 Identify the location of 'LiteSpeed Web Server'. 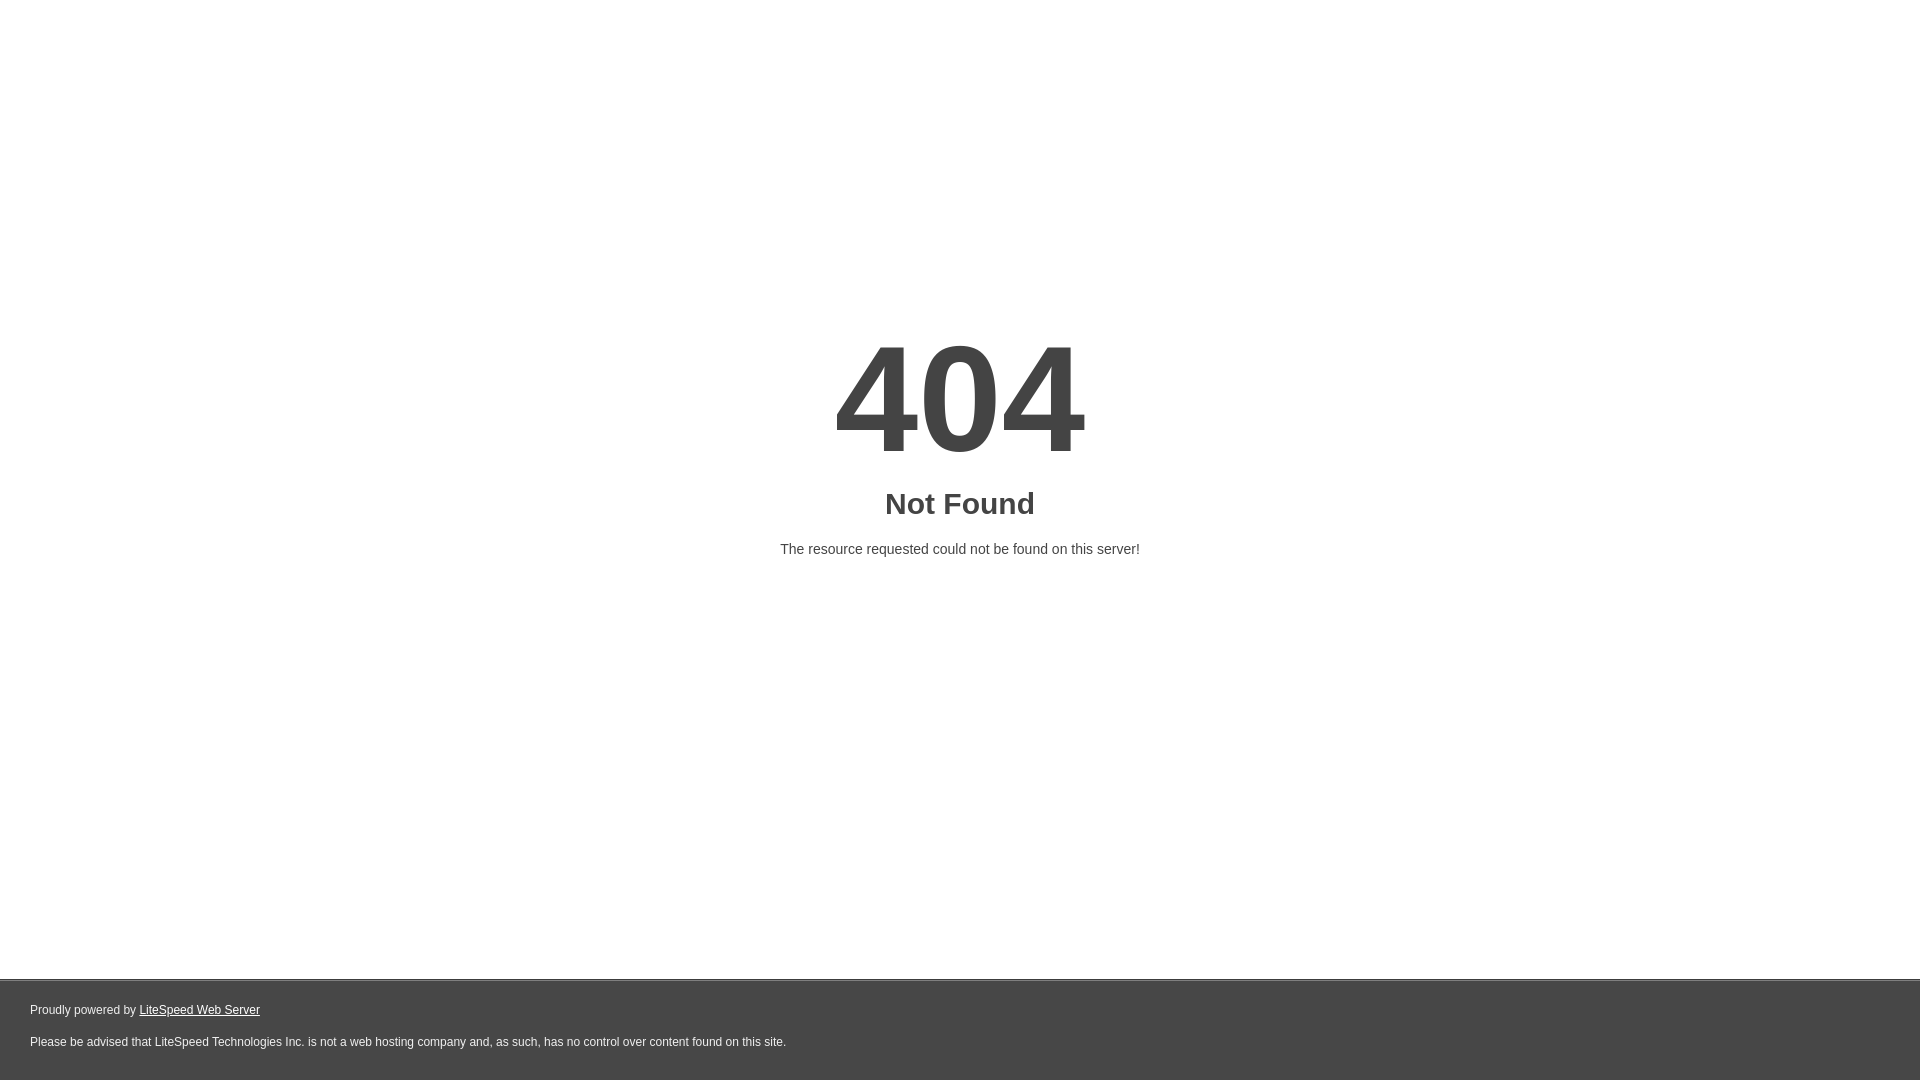
(199, 1010).